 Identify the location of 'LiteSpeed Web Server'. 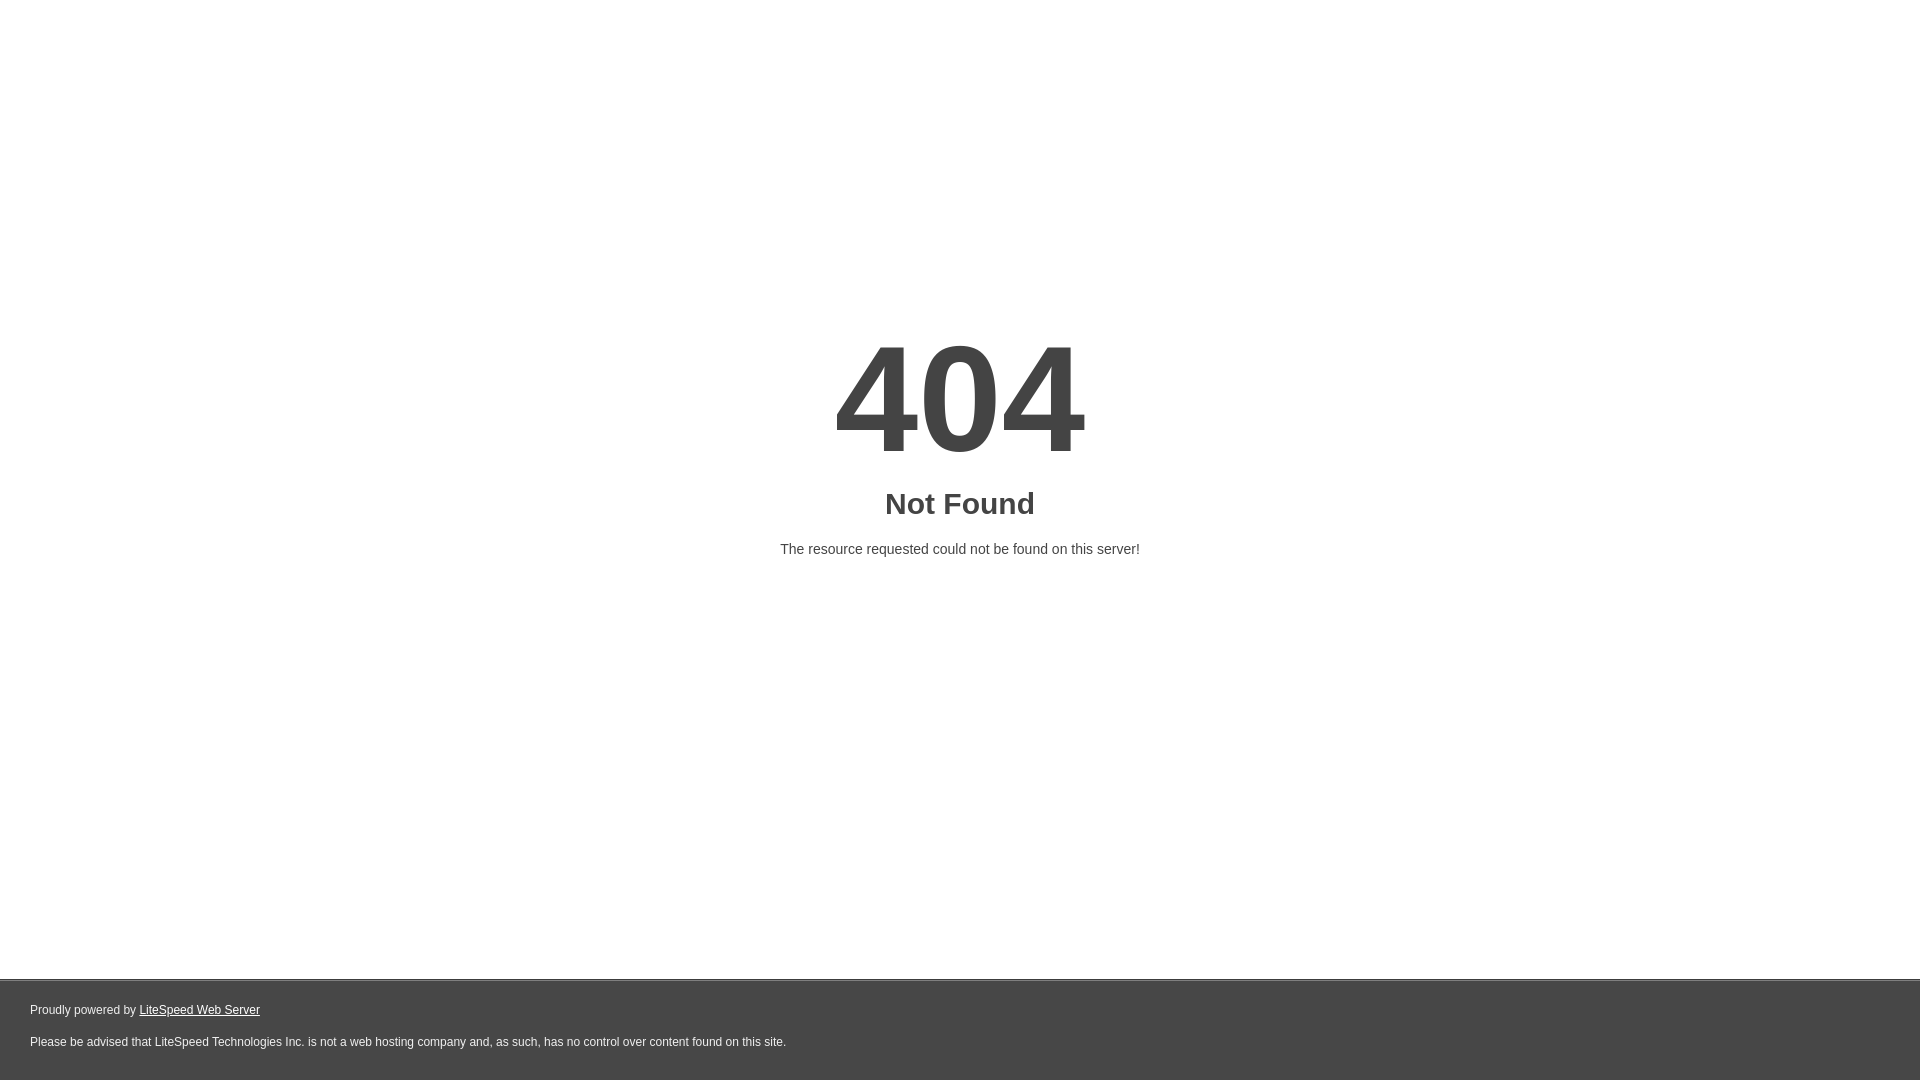
(199, 1010).